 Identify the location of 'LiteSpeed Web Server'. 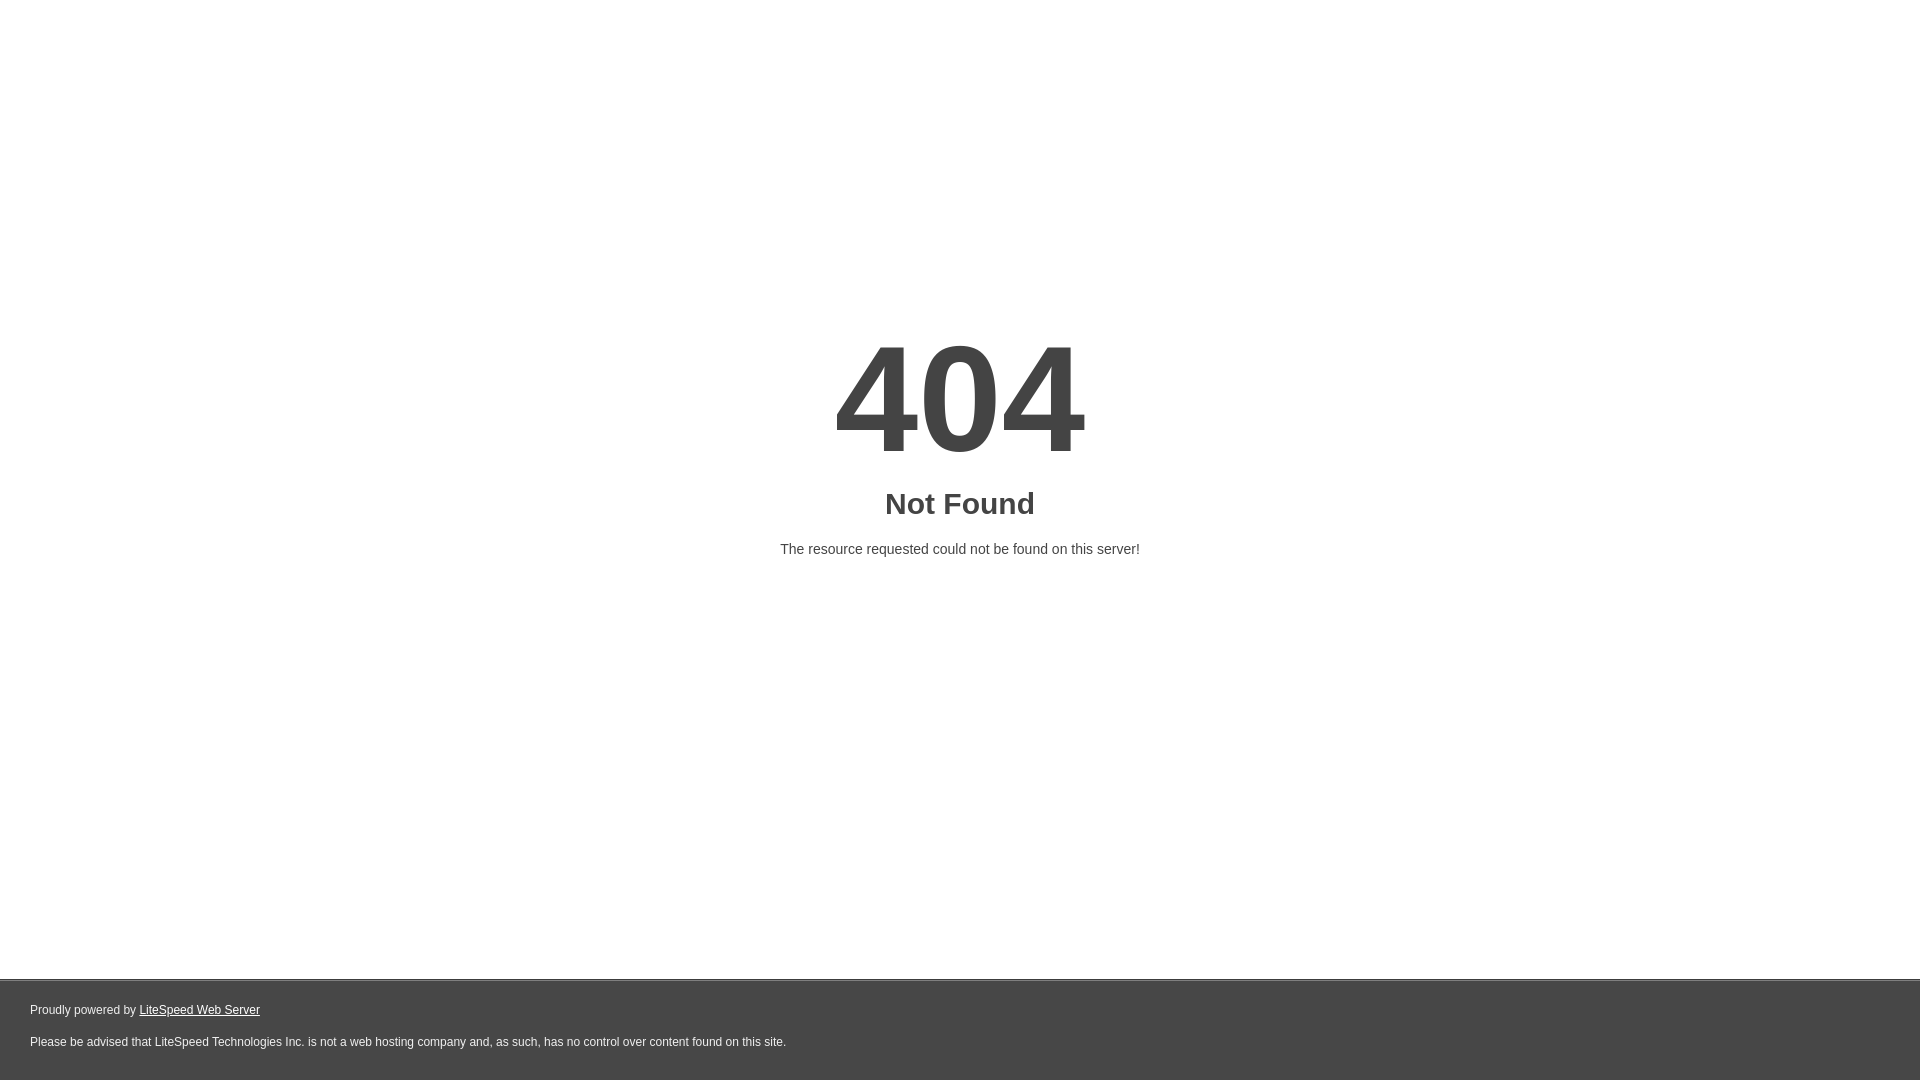
(199, 1010).